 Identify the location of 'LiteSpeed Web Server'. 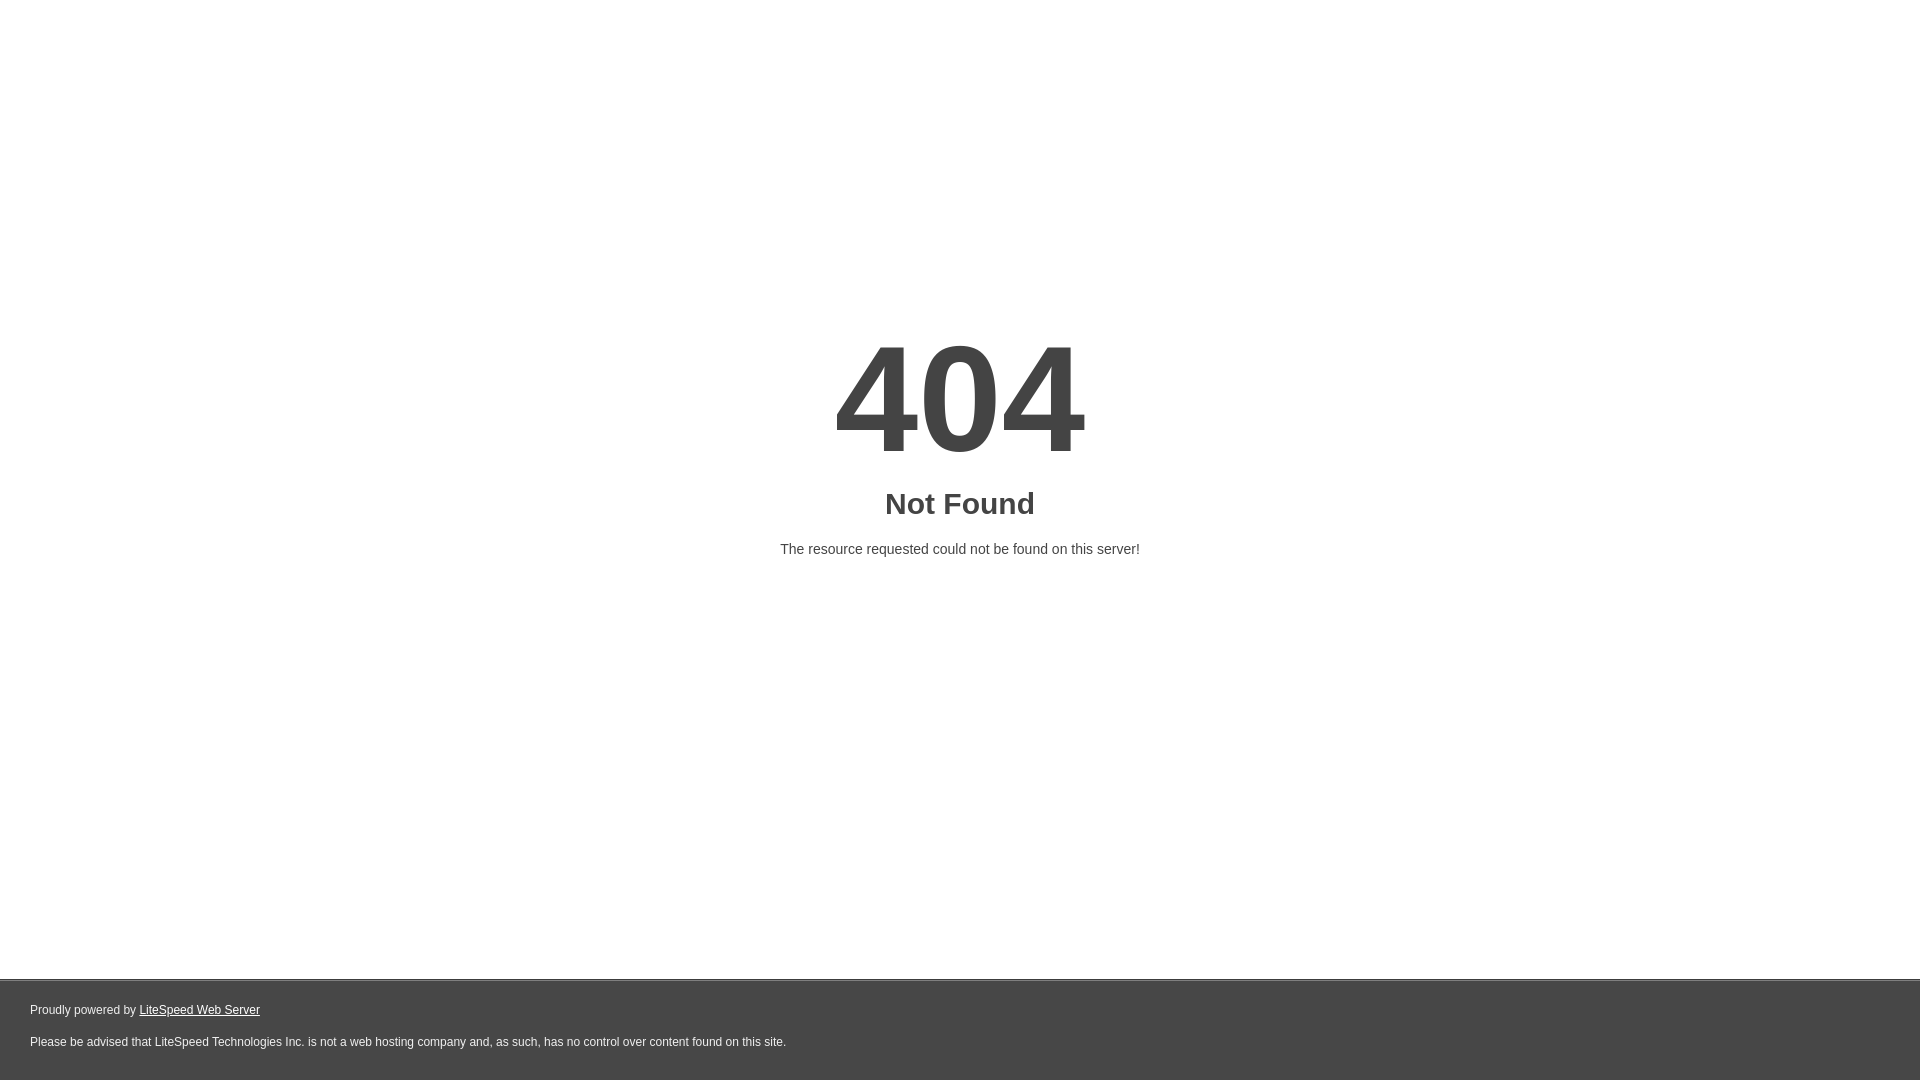
(199, 1010).